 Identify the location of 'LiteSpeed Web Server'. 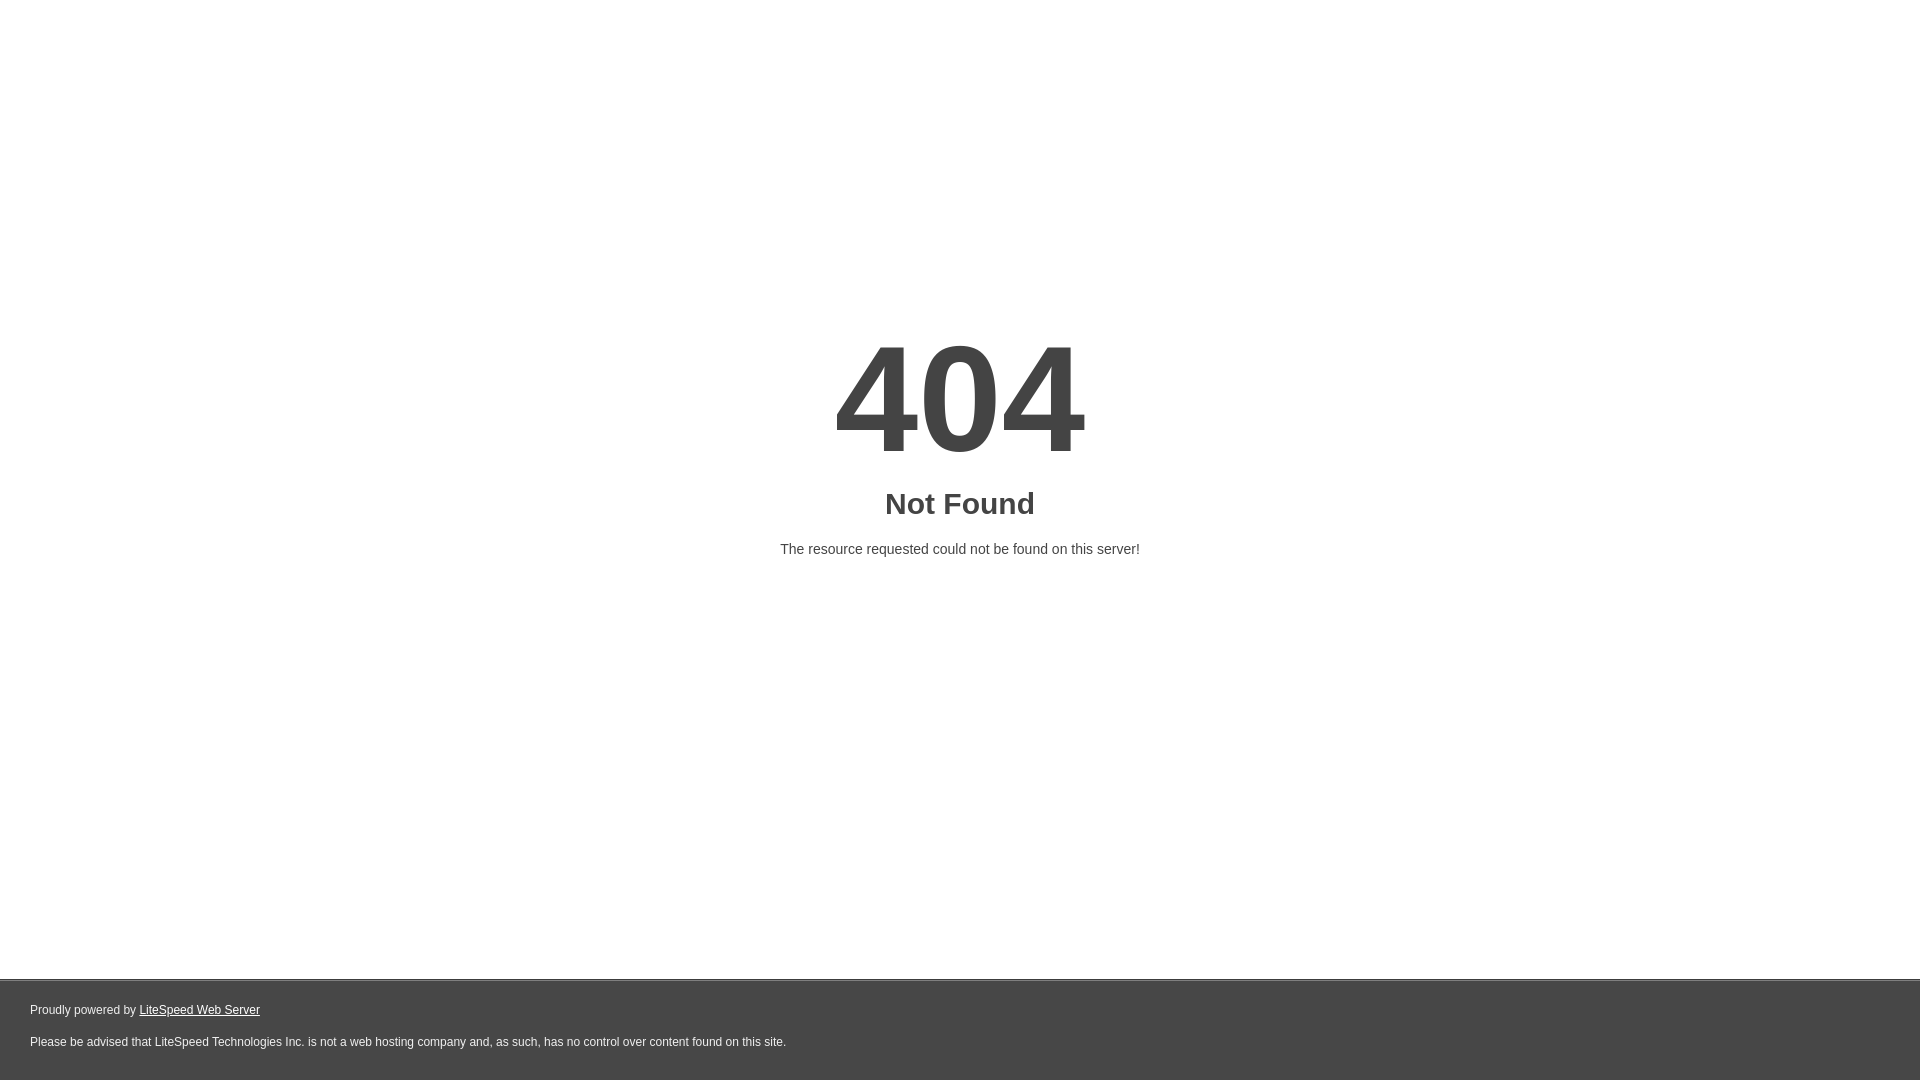
(199, 1010).